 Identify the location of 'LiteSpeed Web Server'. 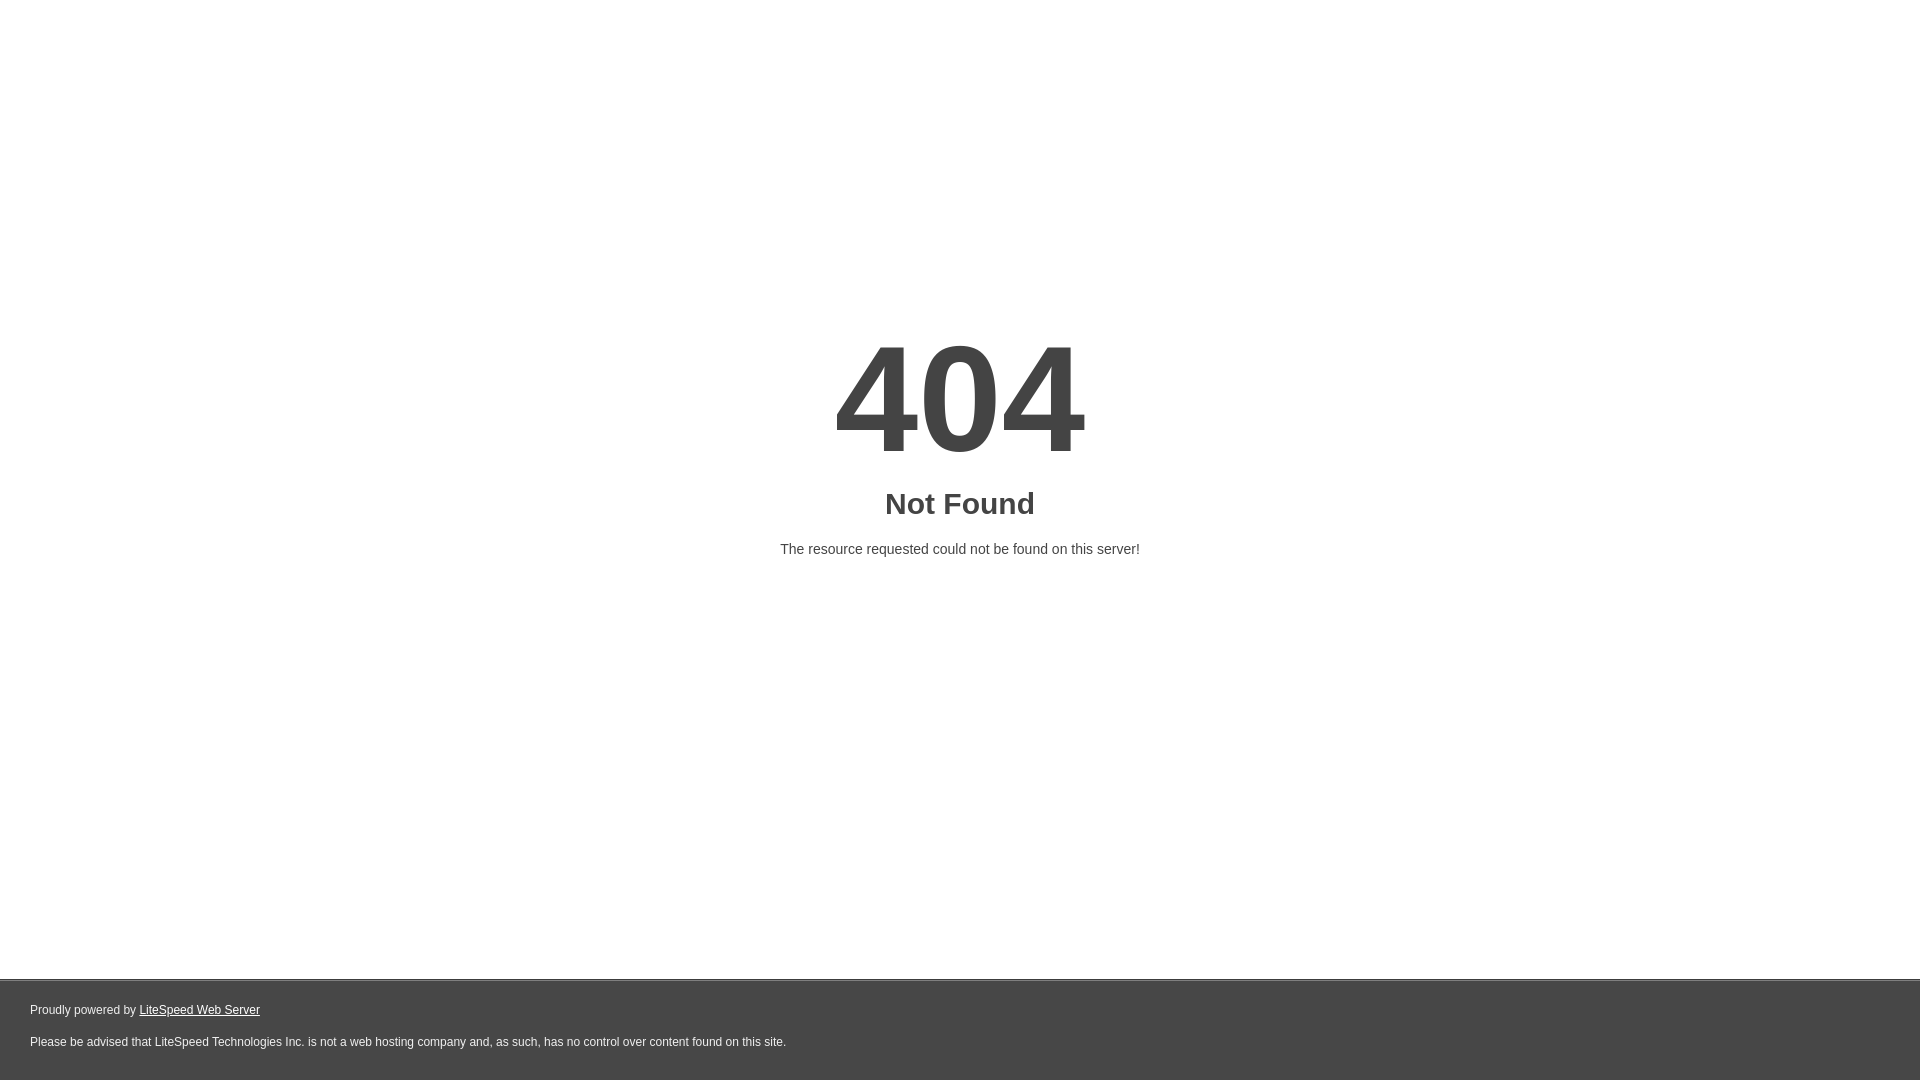
(199, 1010).